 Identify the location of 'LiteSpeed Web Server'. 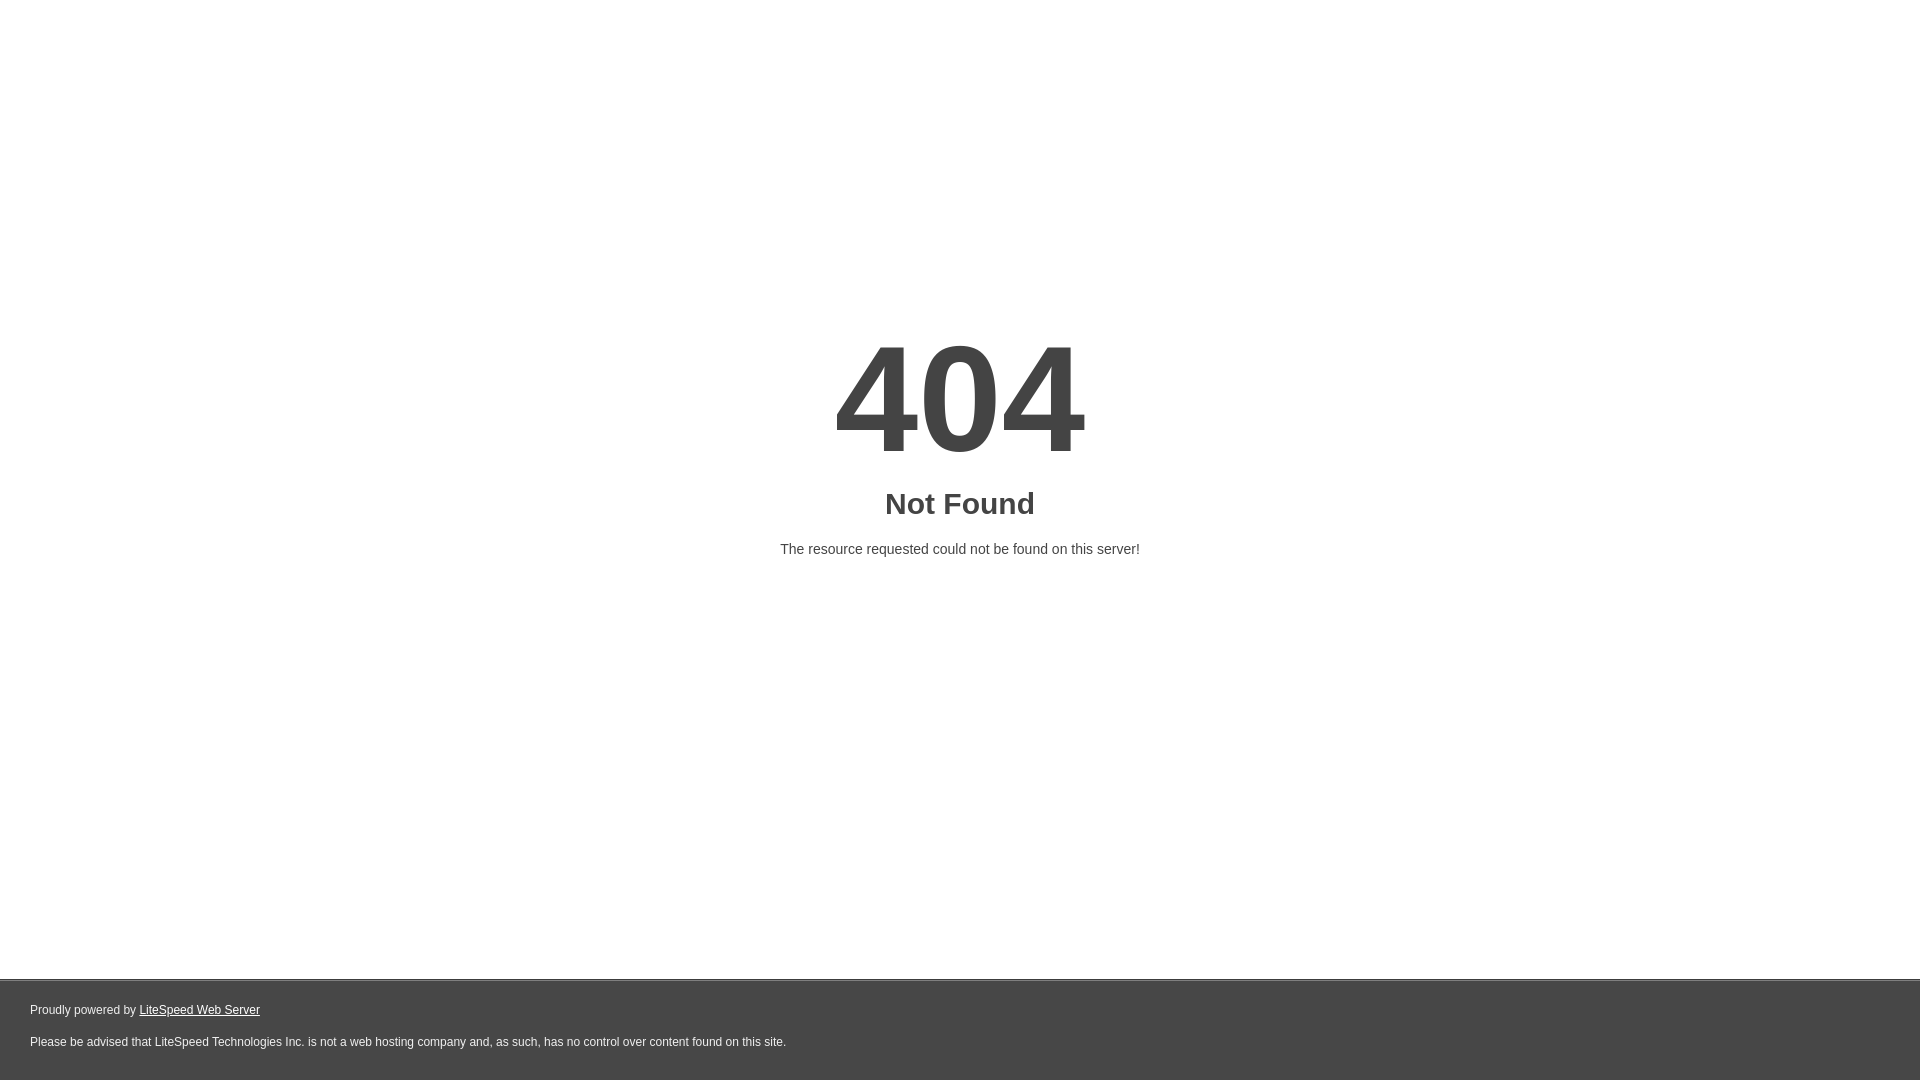
(199, 1010).